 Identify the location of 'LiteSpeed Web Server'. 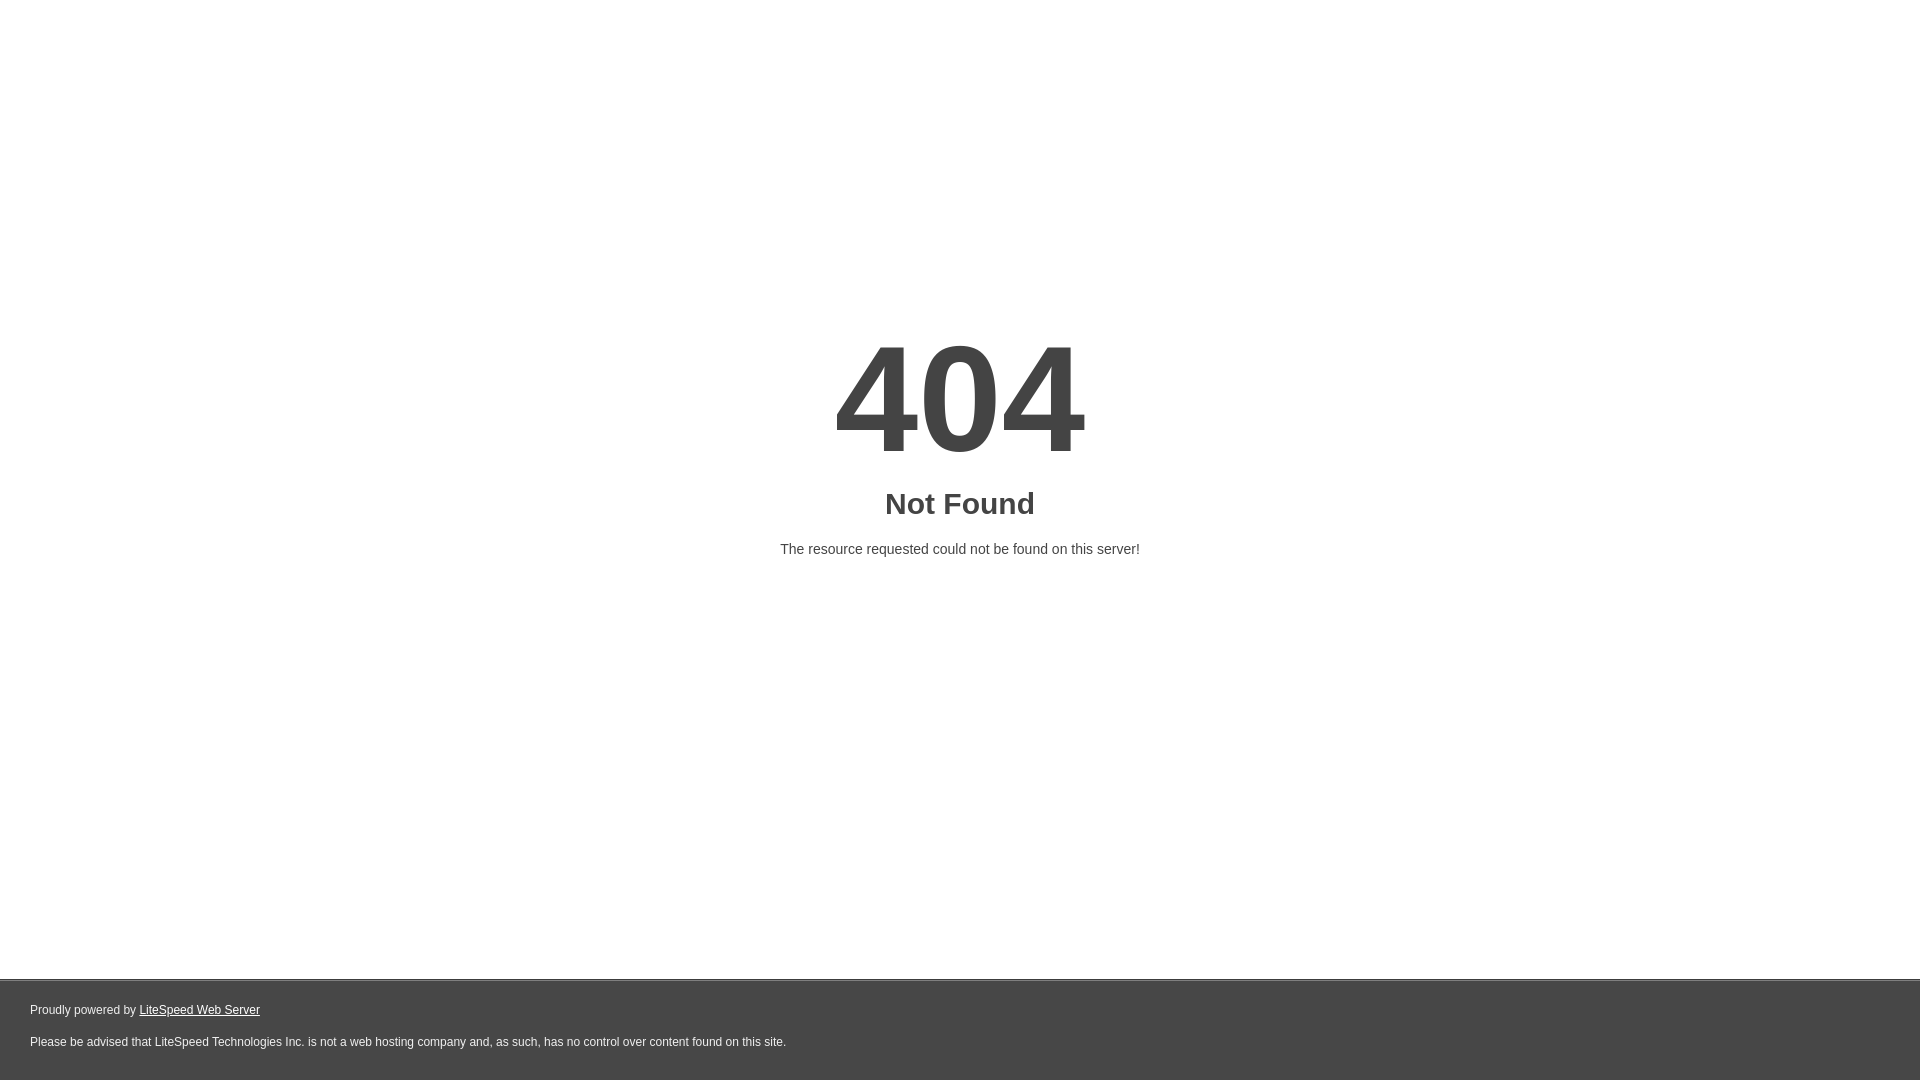
(199, 1010).